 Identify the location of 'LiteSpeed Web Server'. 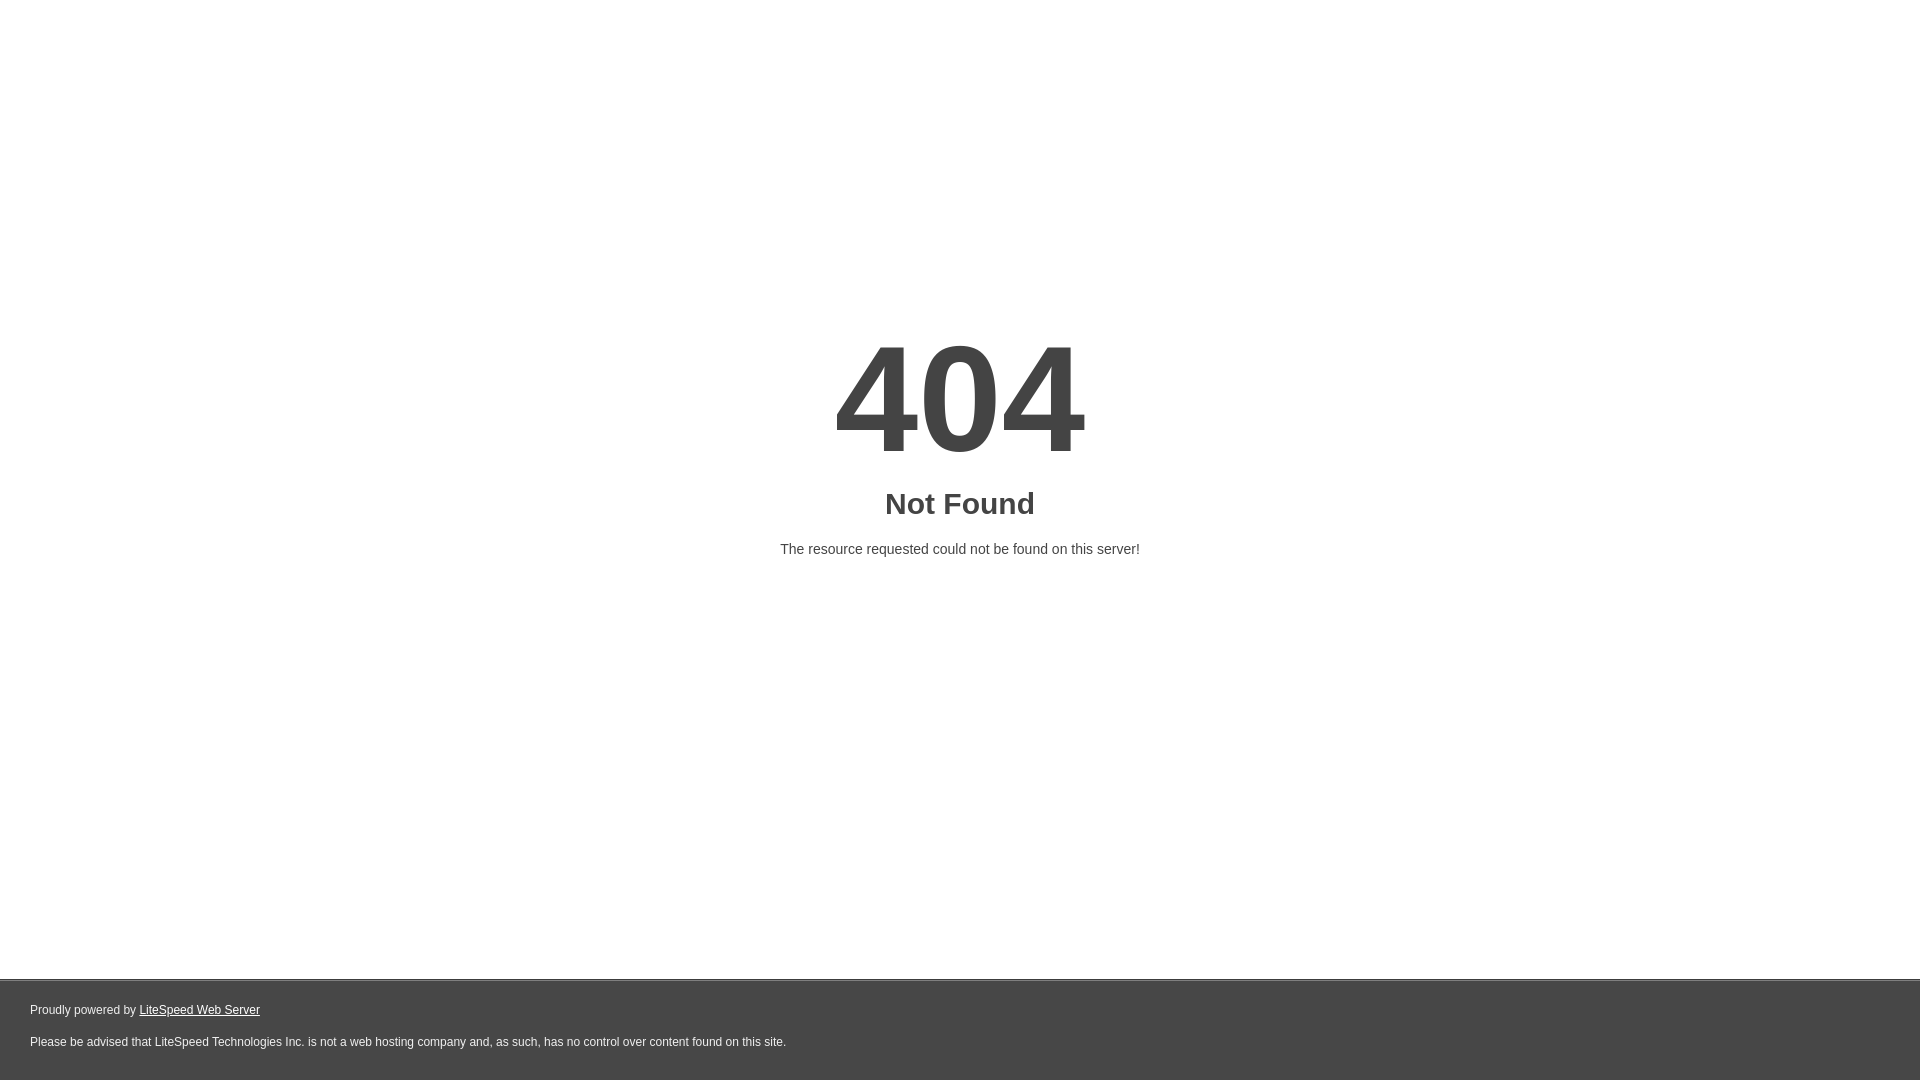
(199, 1010).